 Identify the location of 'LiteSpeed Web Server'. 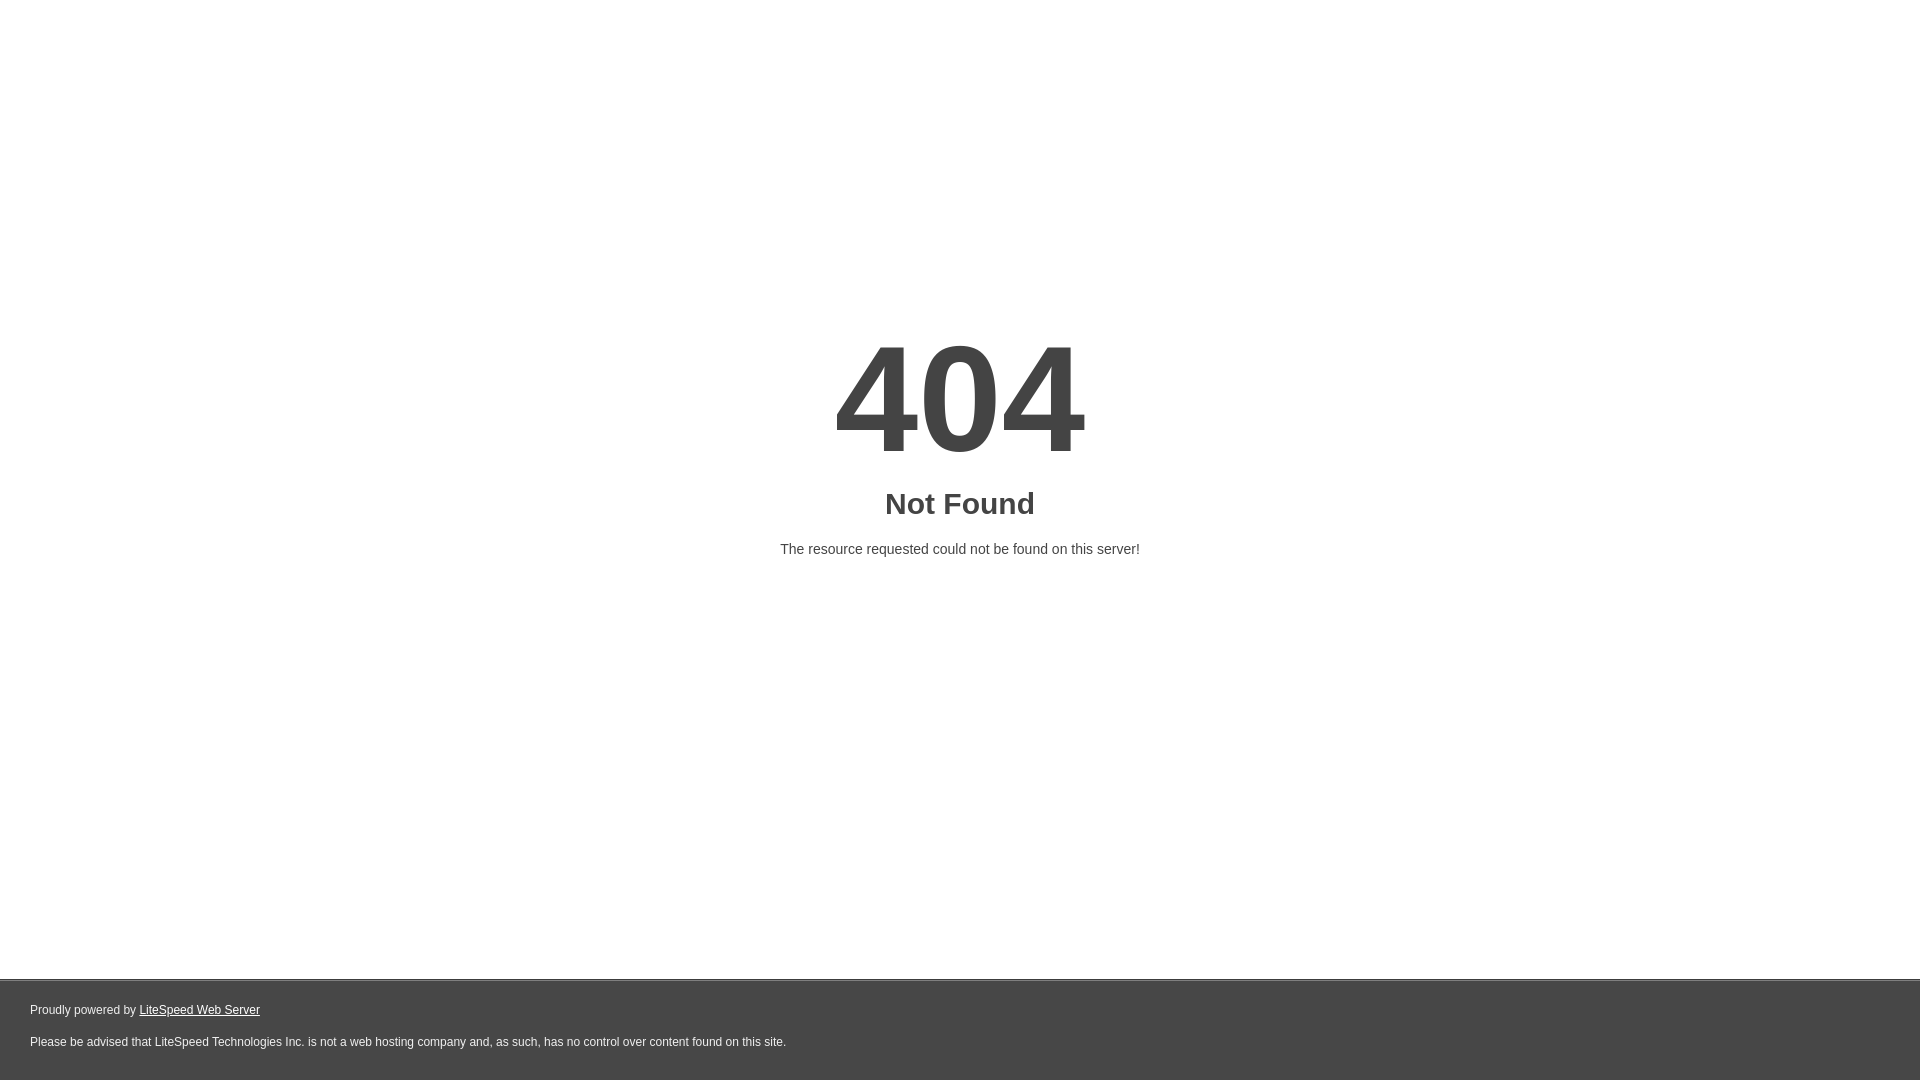
(199, 1010).